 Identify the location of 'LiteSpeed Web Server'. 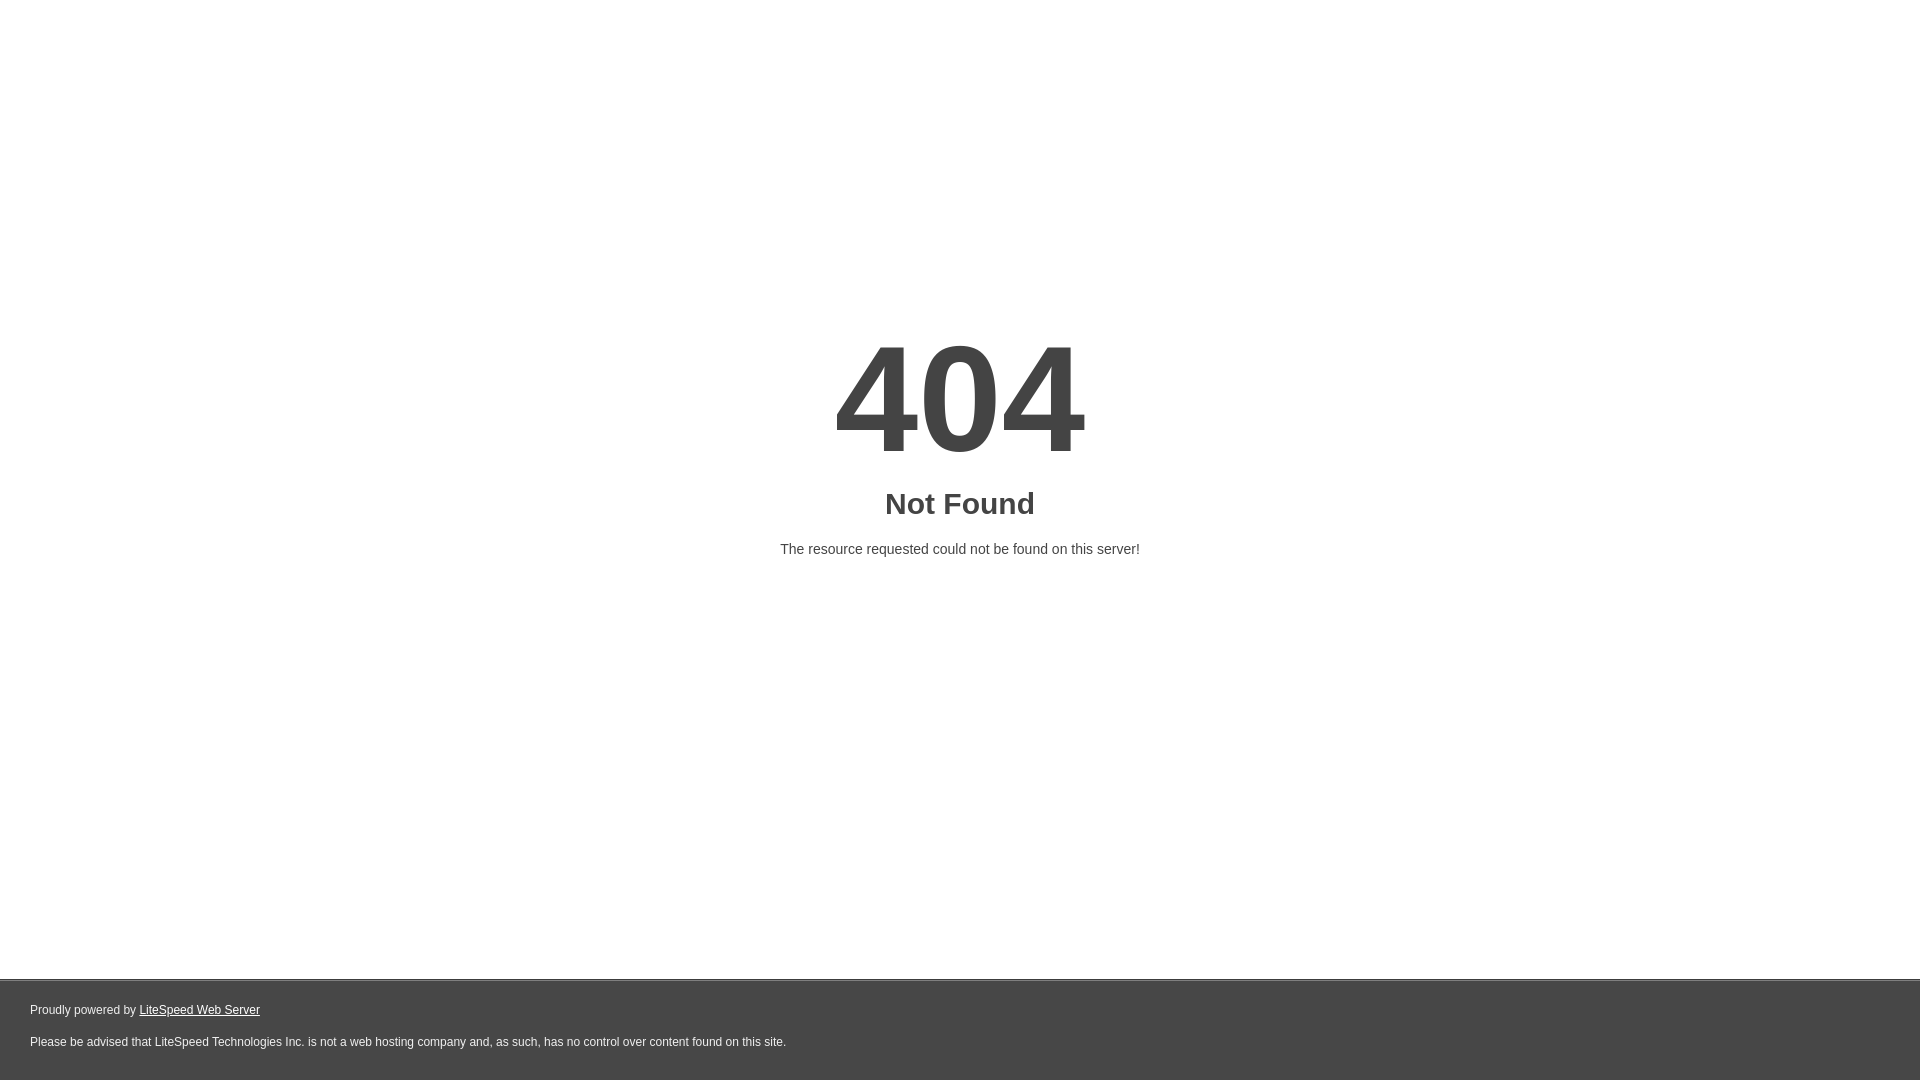
(199, 1010).